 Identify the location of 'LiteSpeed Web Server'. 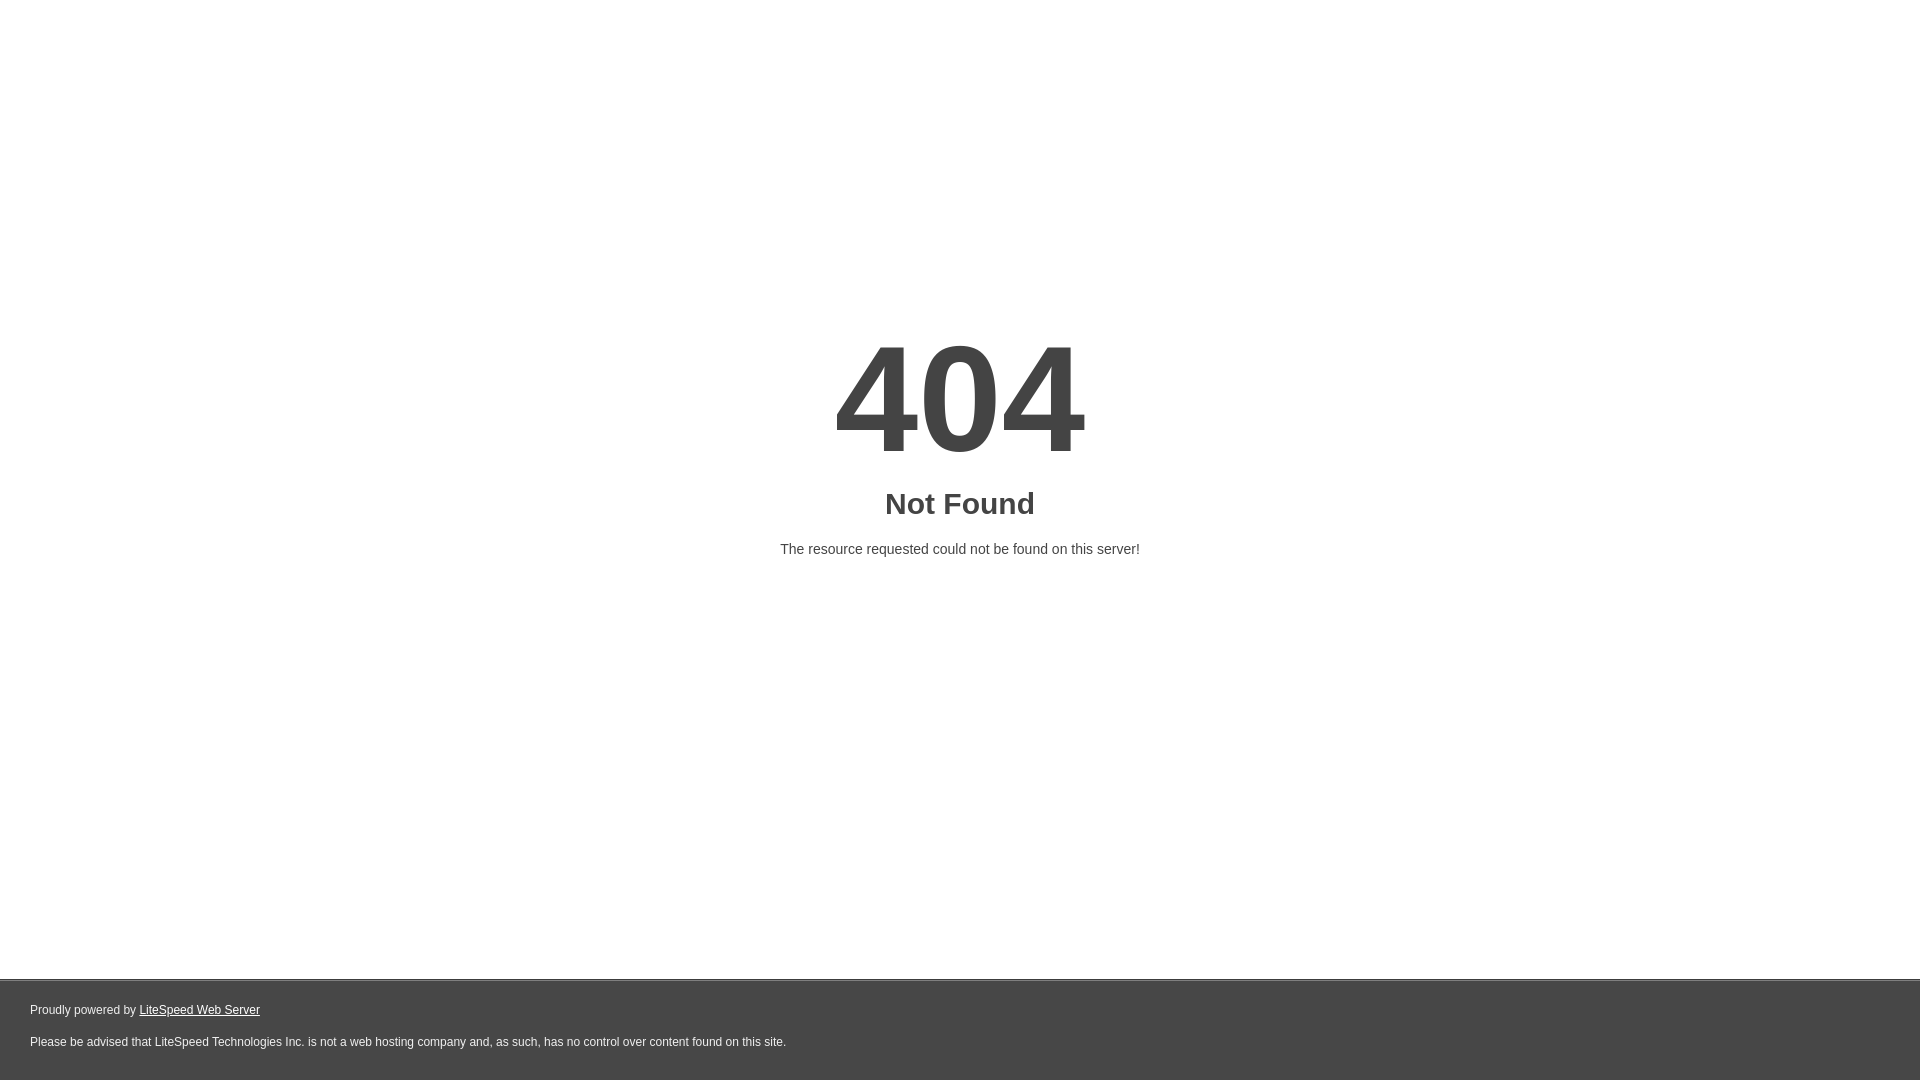
(199, 1010).